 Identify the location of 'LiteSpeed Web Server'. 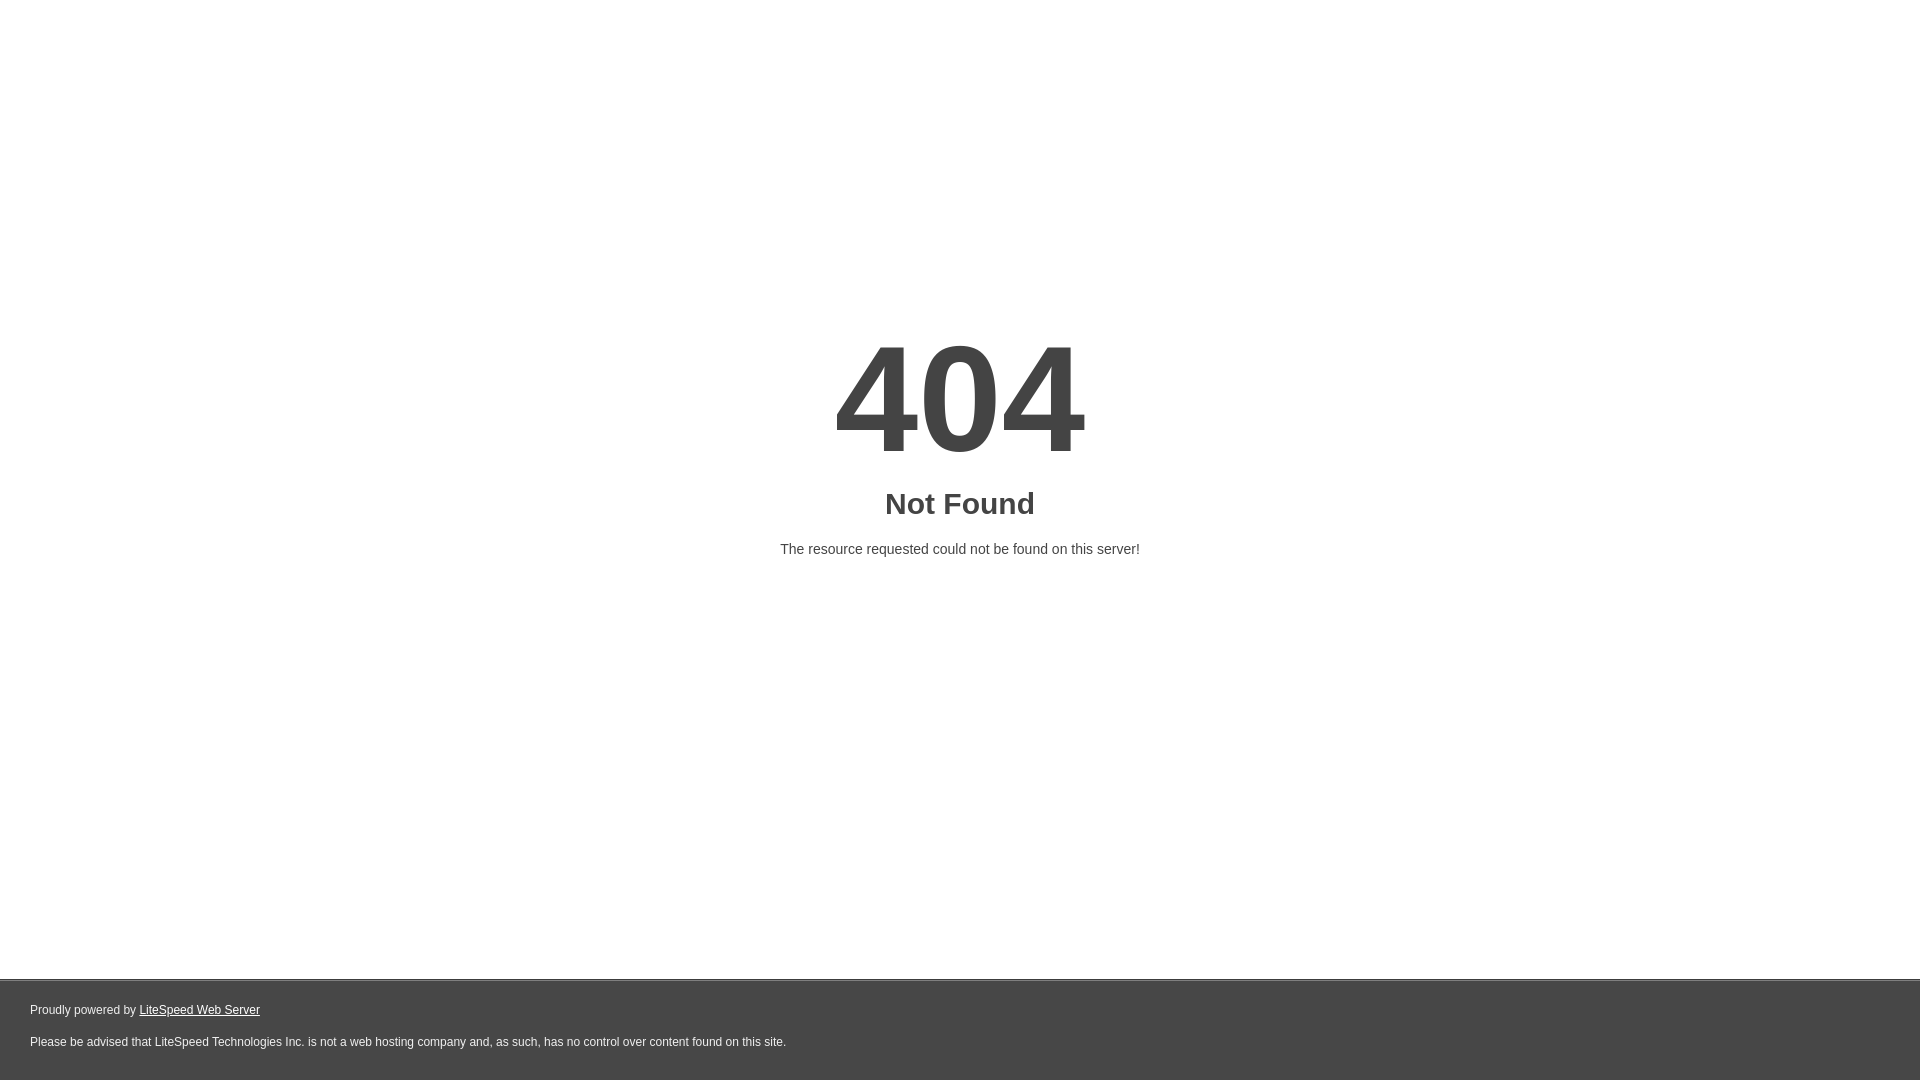
(199, 1010).